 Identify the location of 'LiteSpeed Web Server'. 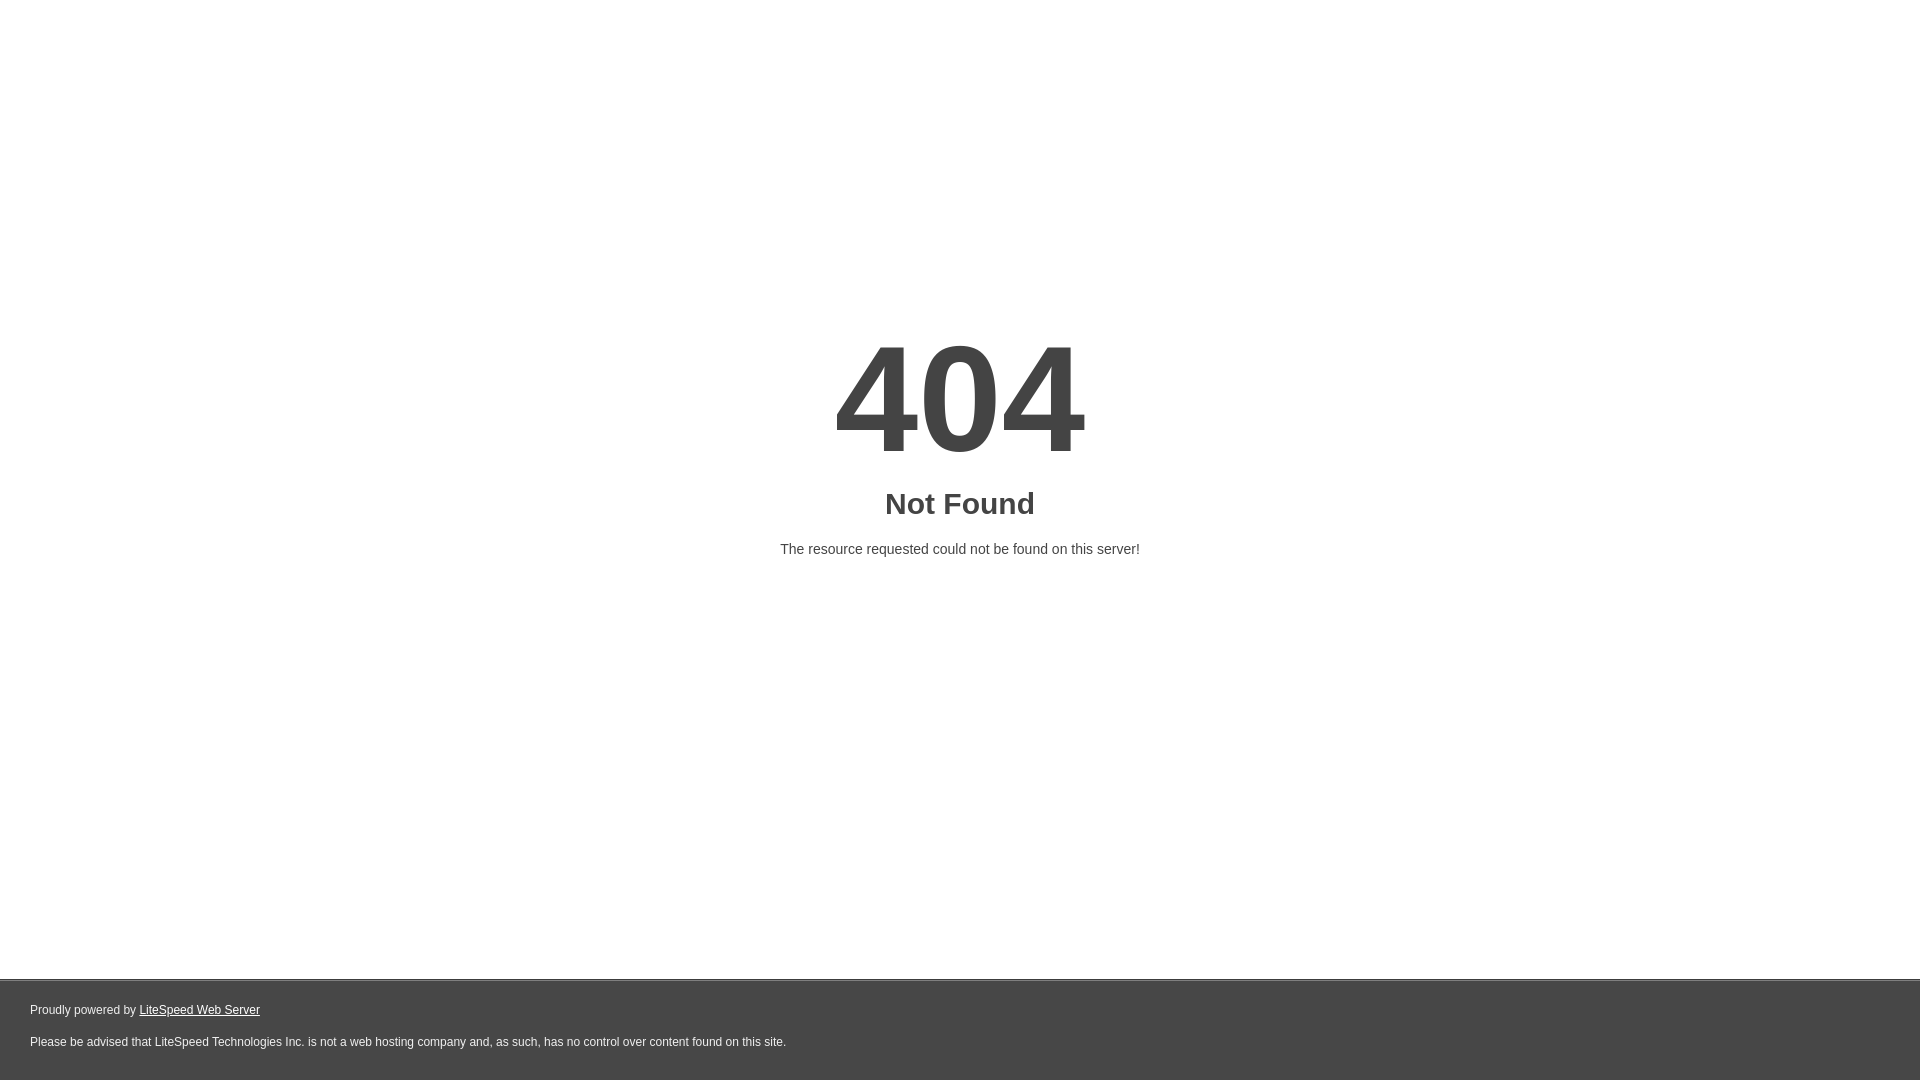
(199, 1010).